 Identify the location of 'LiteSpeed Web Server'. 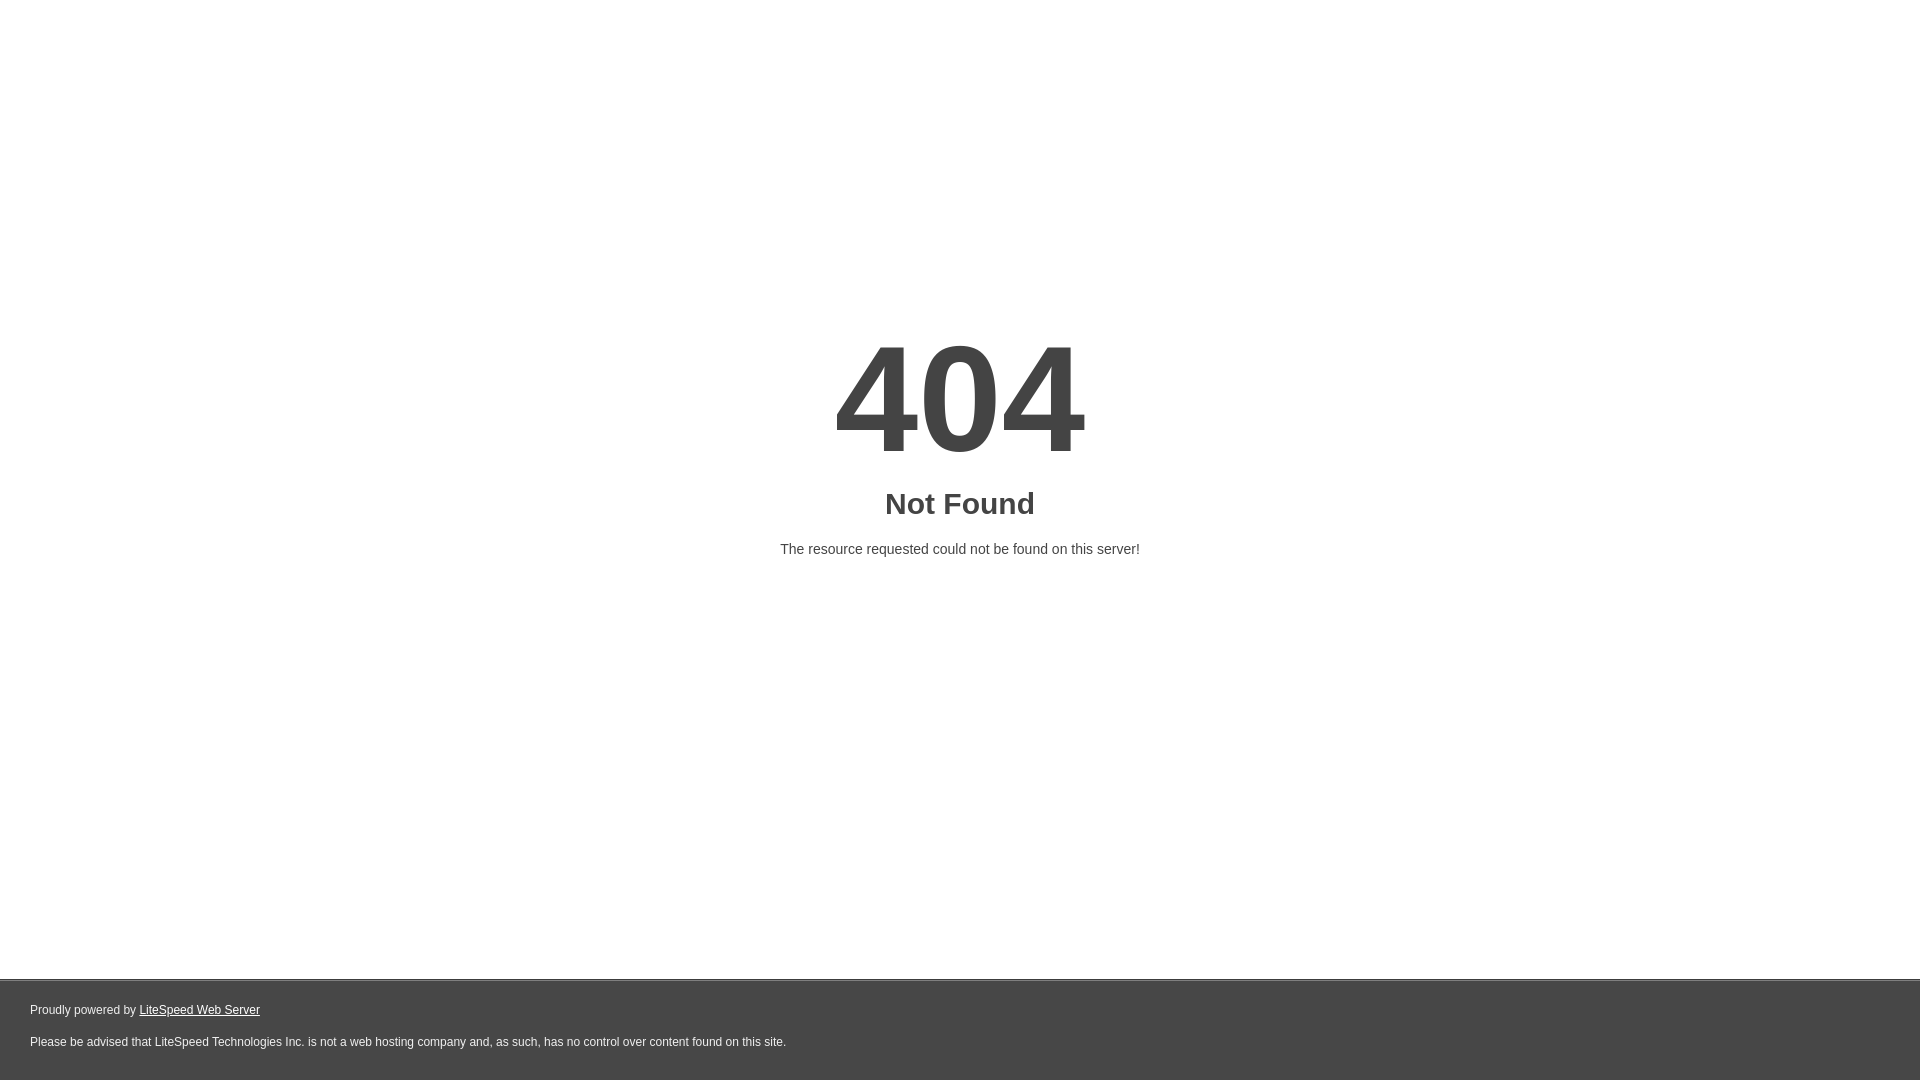
(199, 1010).